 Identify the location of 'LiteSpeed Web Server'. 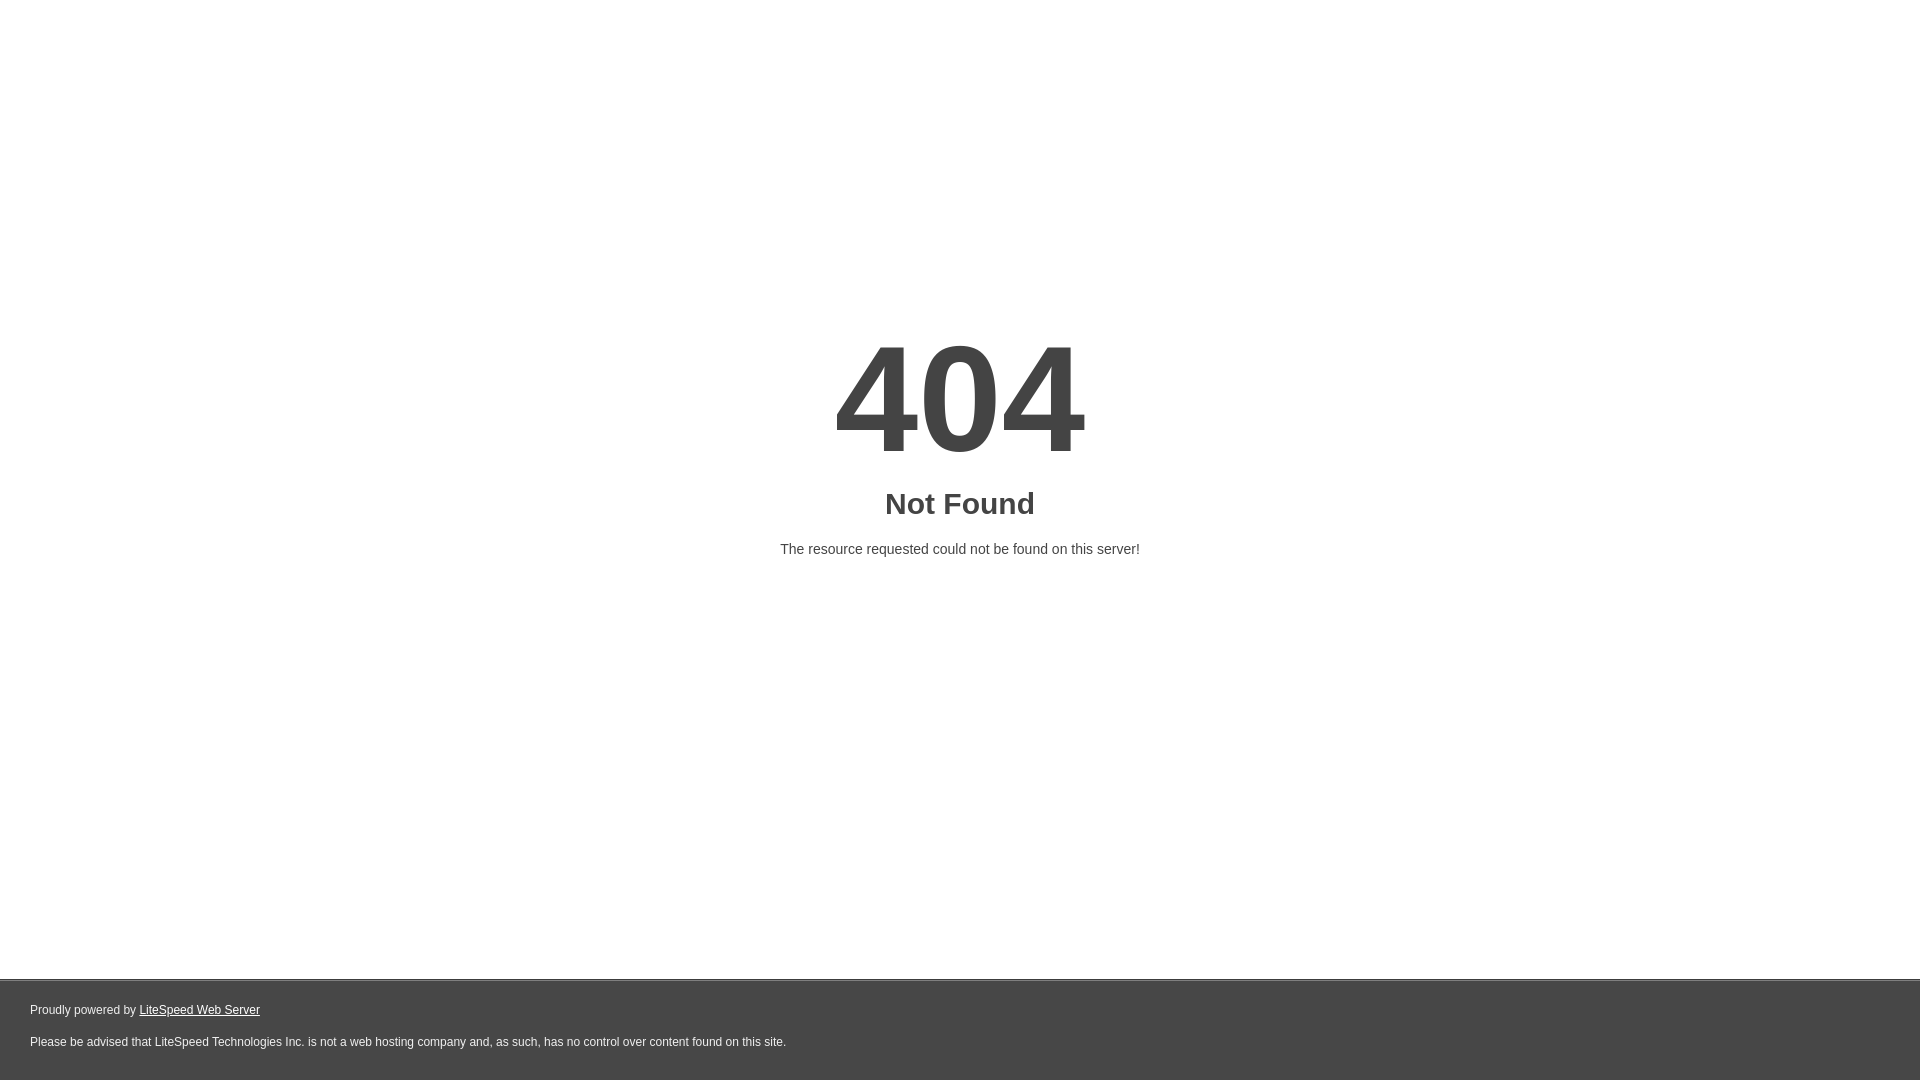
(199, 1010).